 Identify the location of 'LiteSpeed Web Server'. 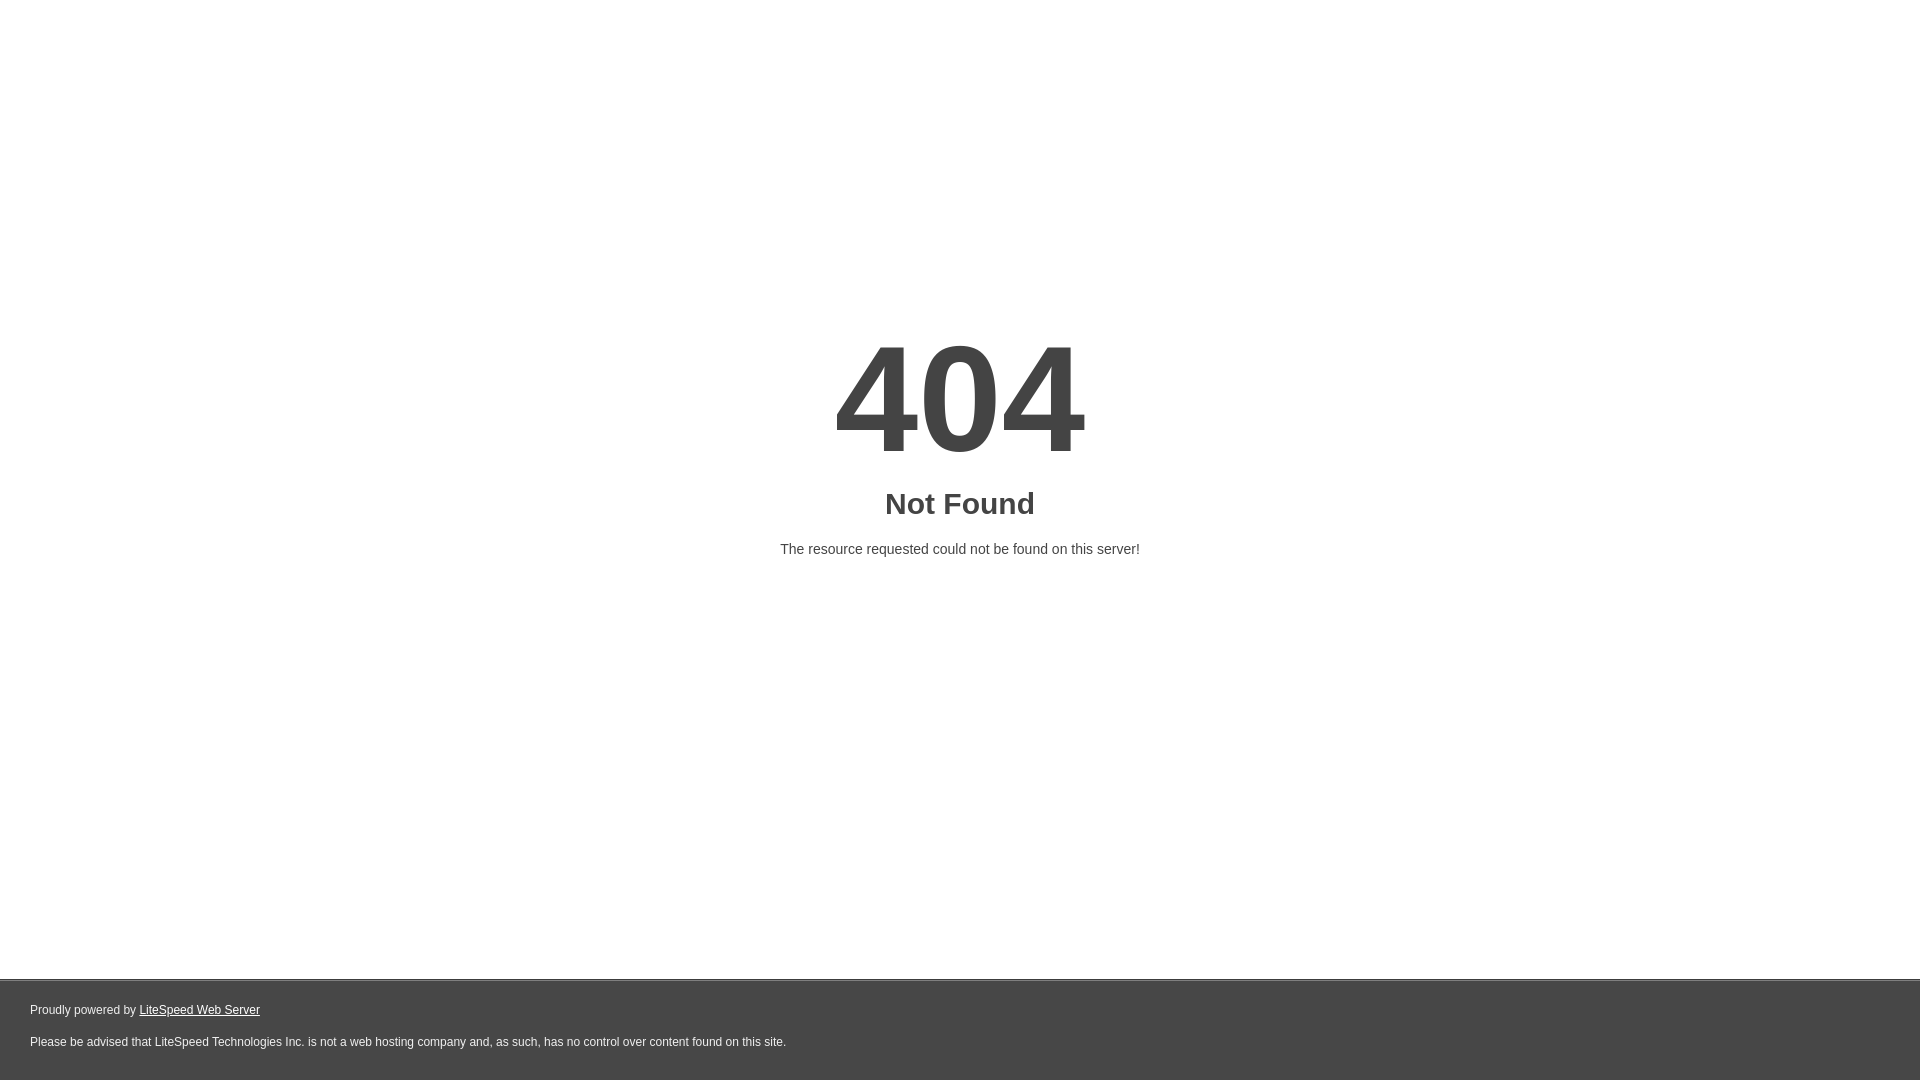
(199, 1010).